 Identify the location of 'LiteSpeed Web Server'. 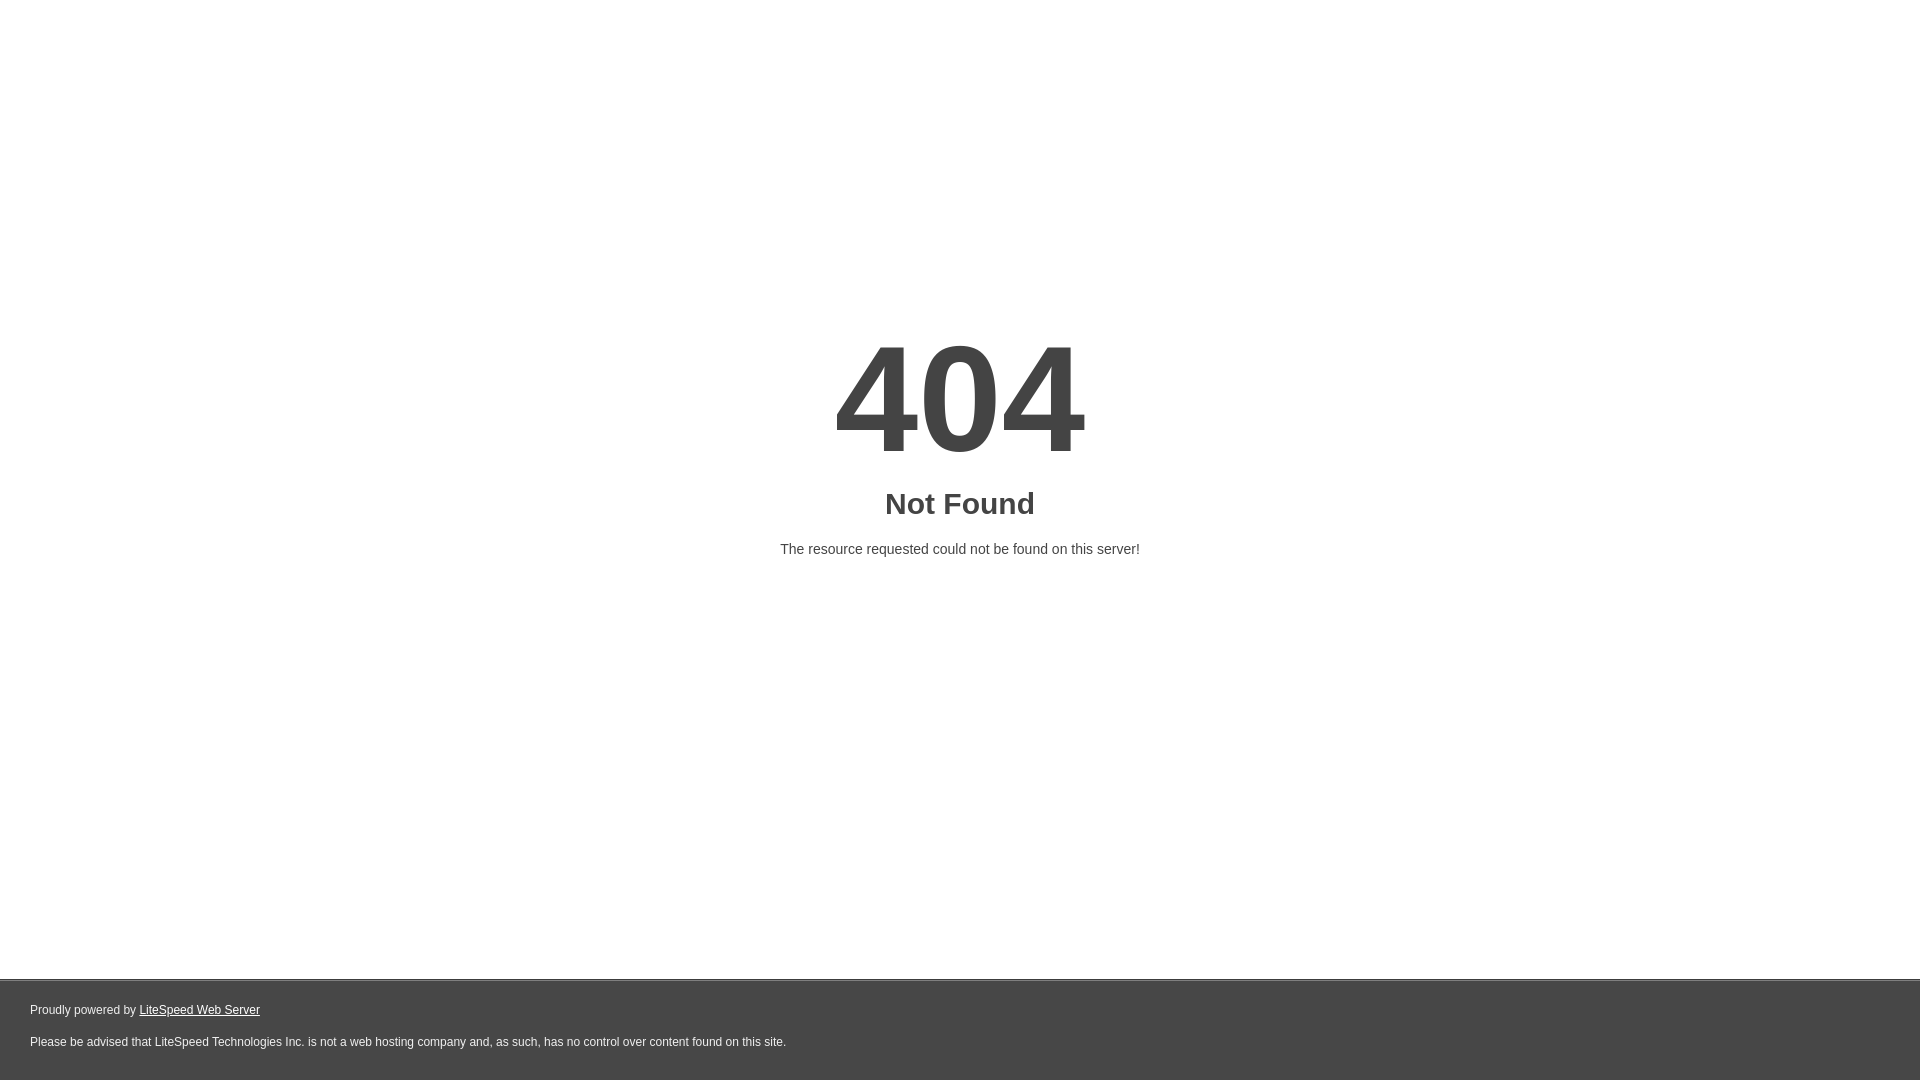
(199, 1010).